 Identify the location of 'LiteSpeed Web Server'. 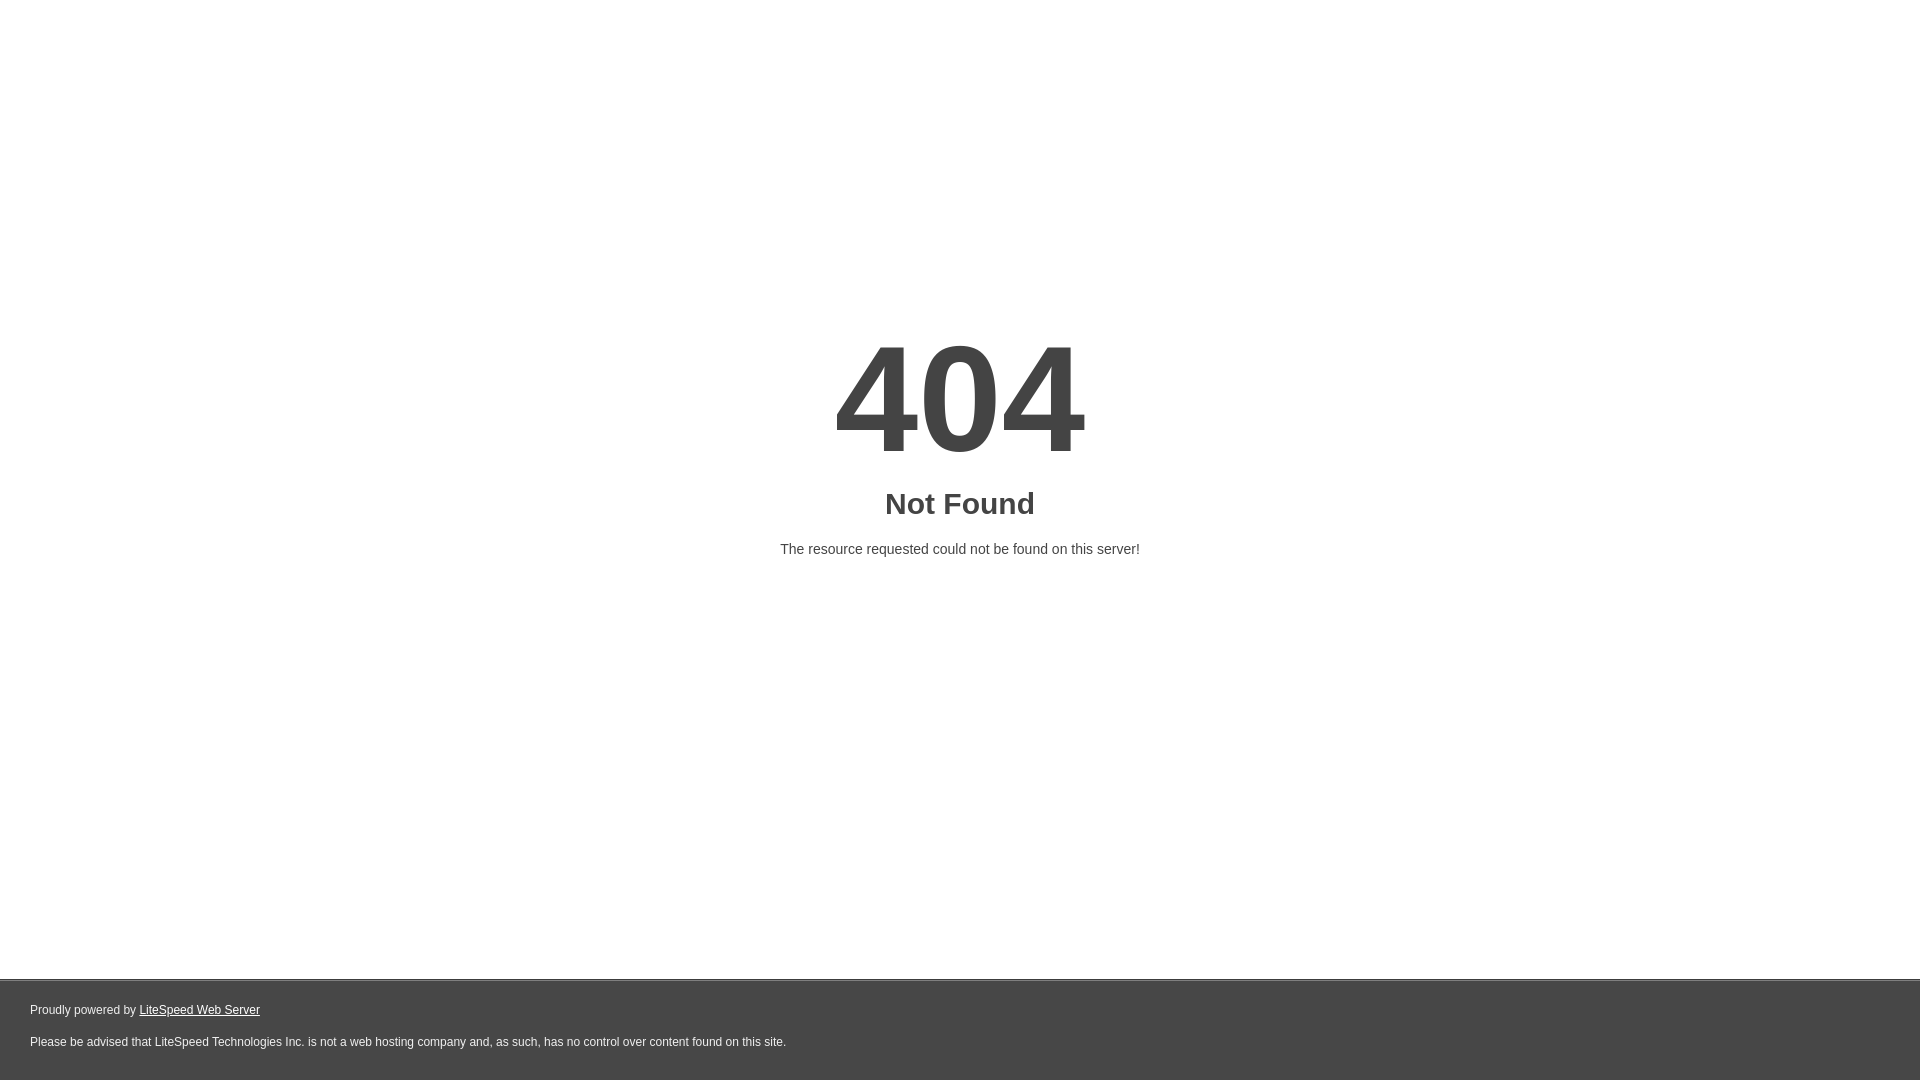
(199, 1010).